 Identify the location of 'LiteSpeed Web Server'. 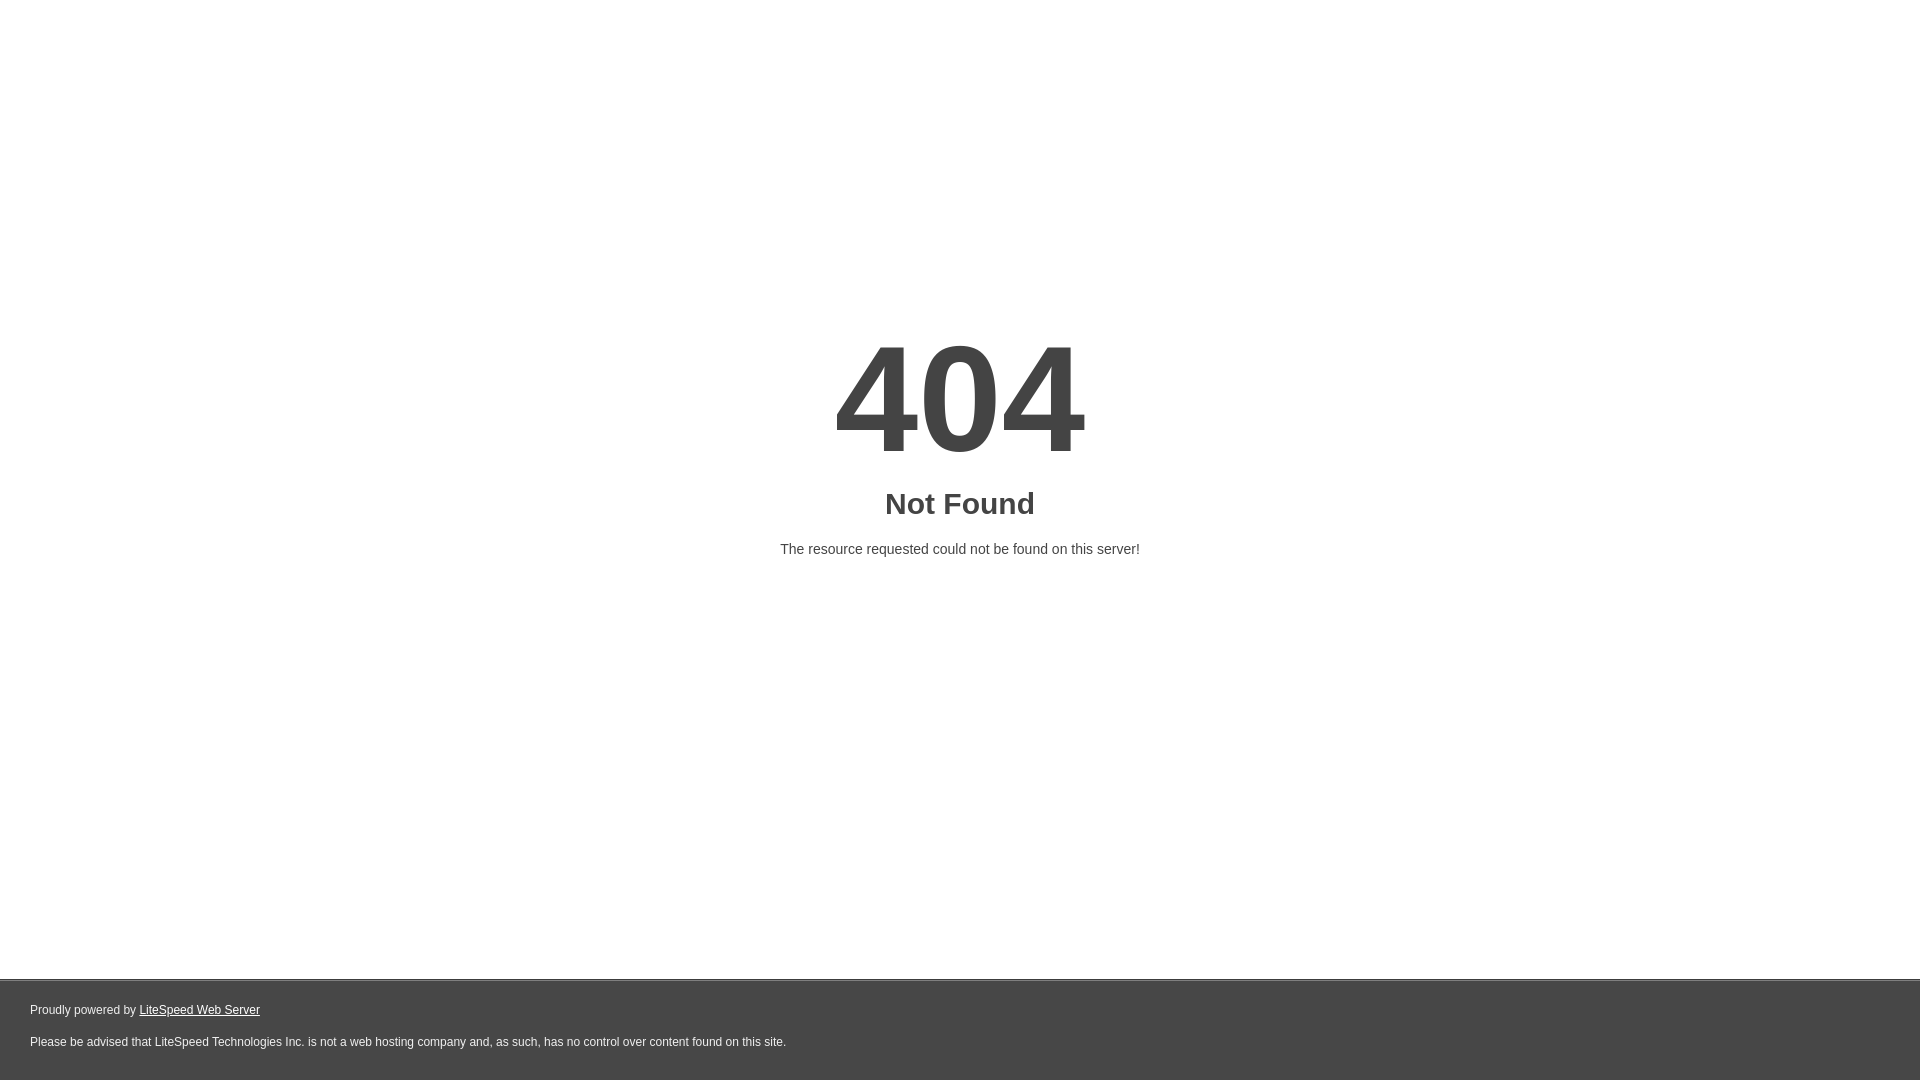
(199, 1010).